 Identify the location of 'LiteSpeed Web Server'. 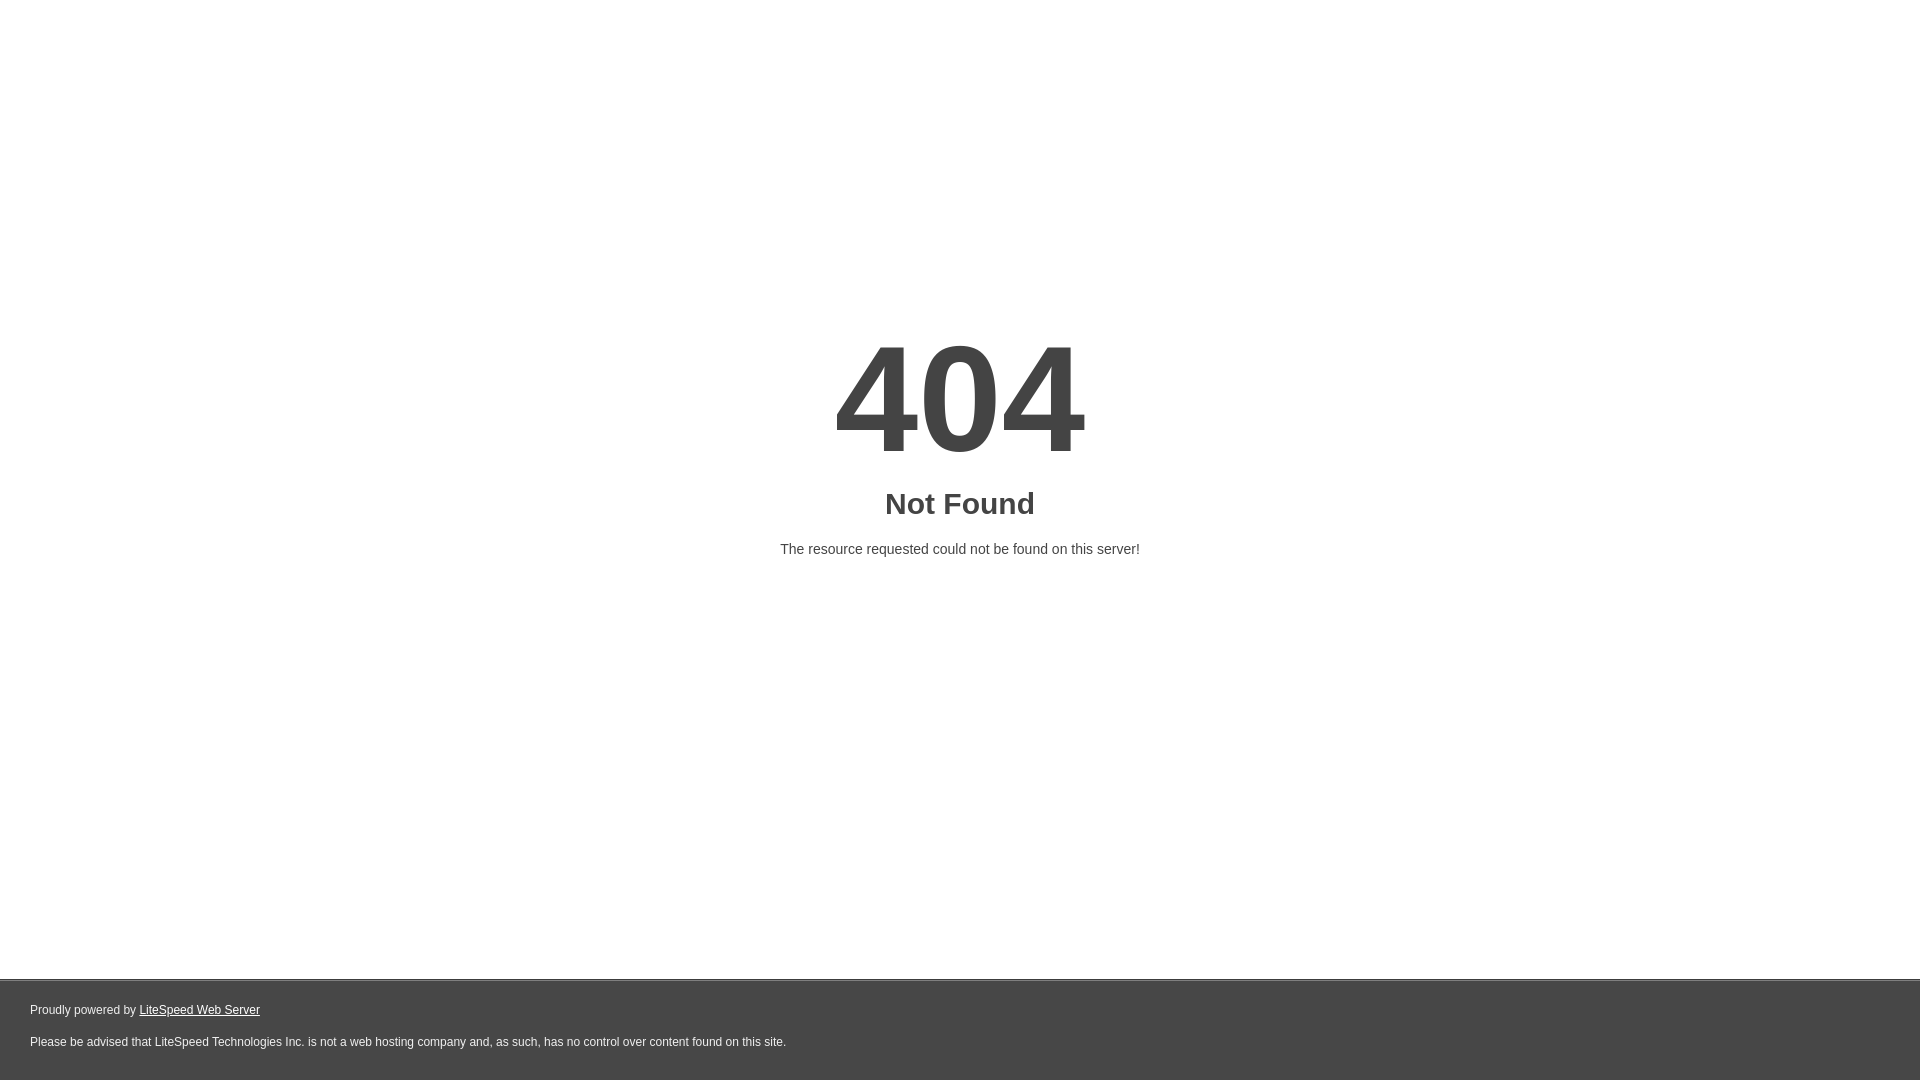
(199, 1010).